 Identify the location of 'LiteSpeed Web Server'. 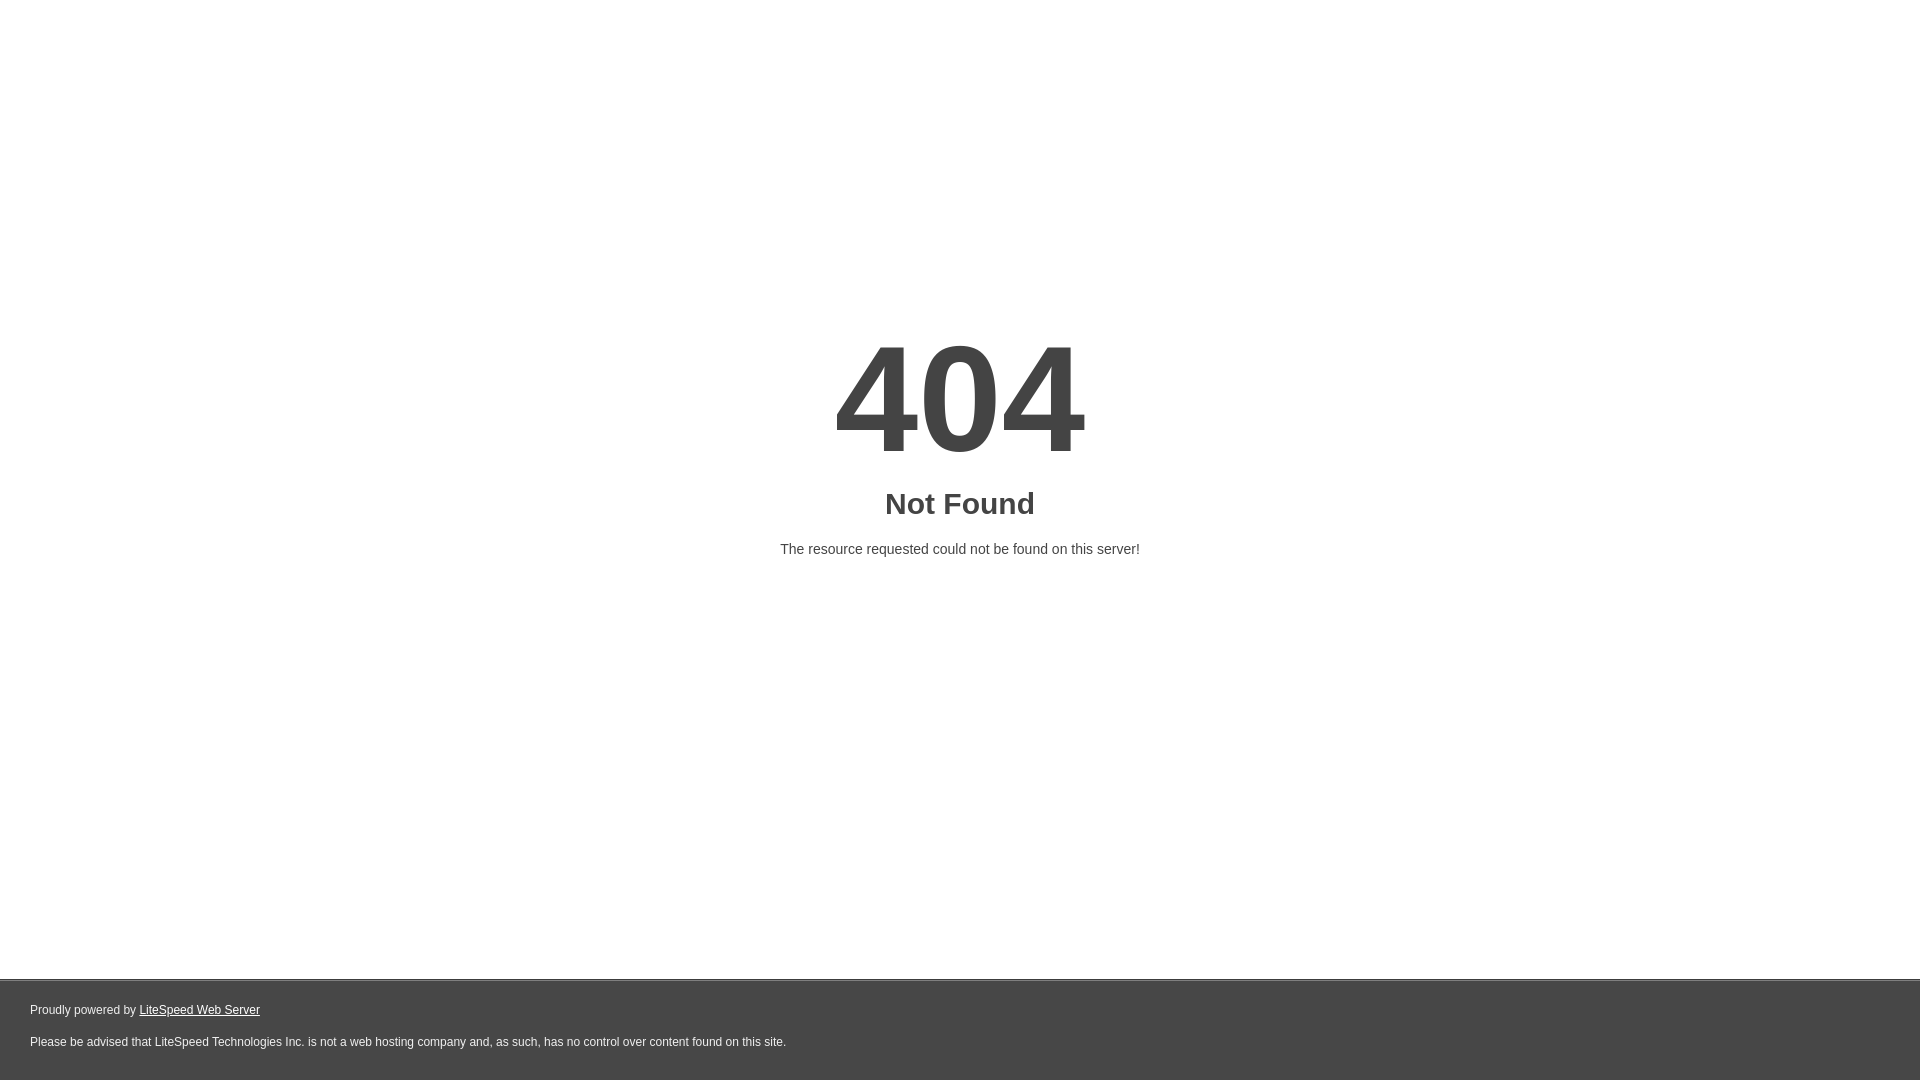
(199, 1010).